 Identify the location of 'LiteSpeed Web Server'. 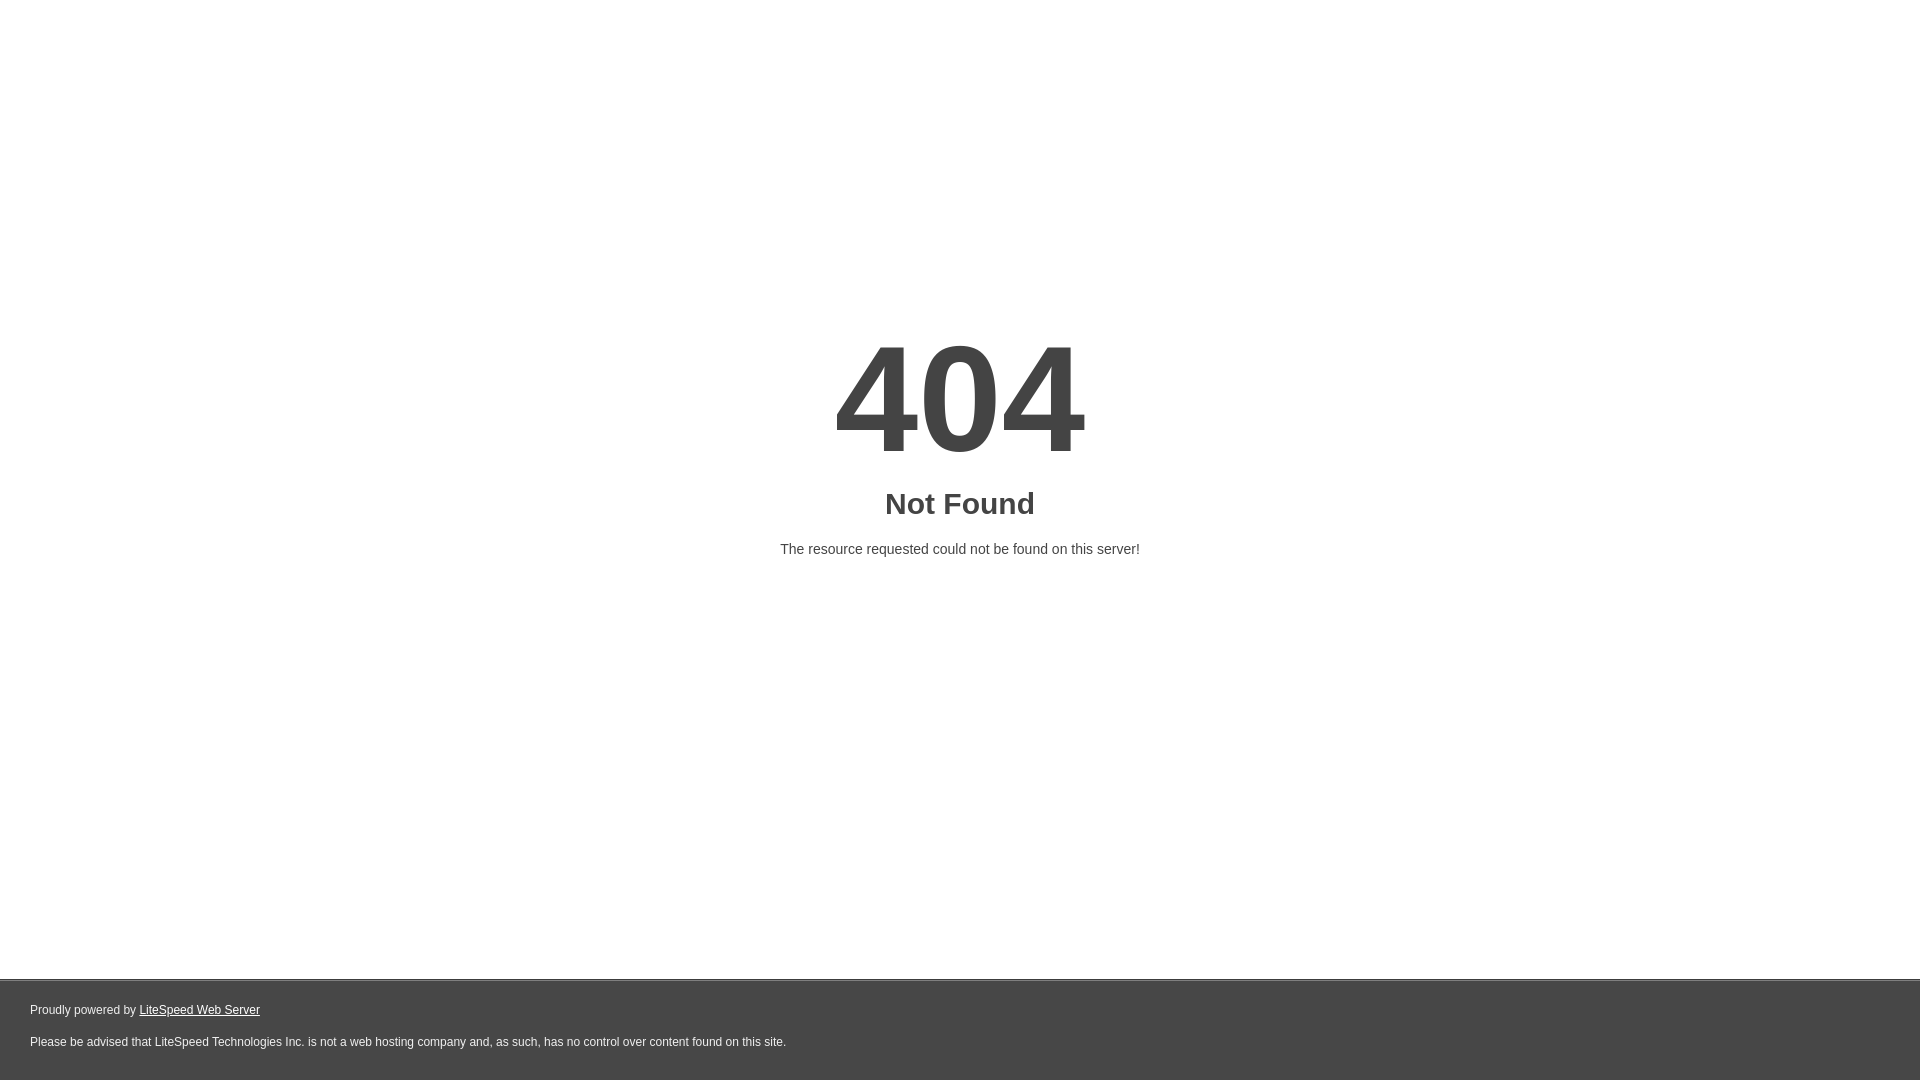
(199, 1010).